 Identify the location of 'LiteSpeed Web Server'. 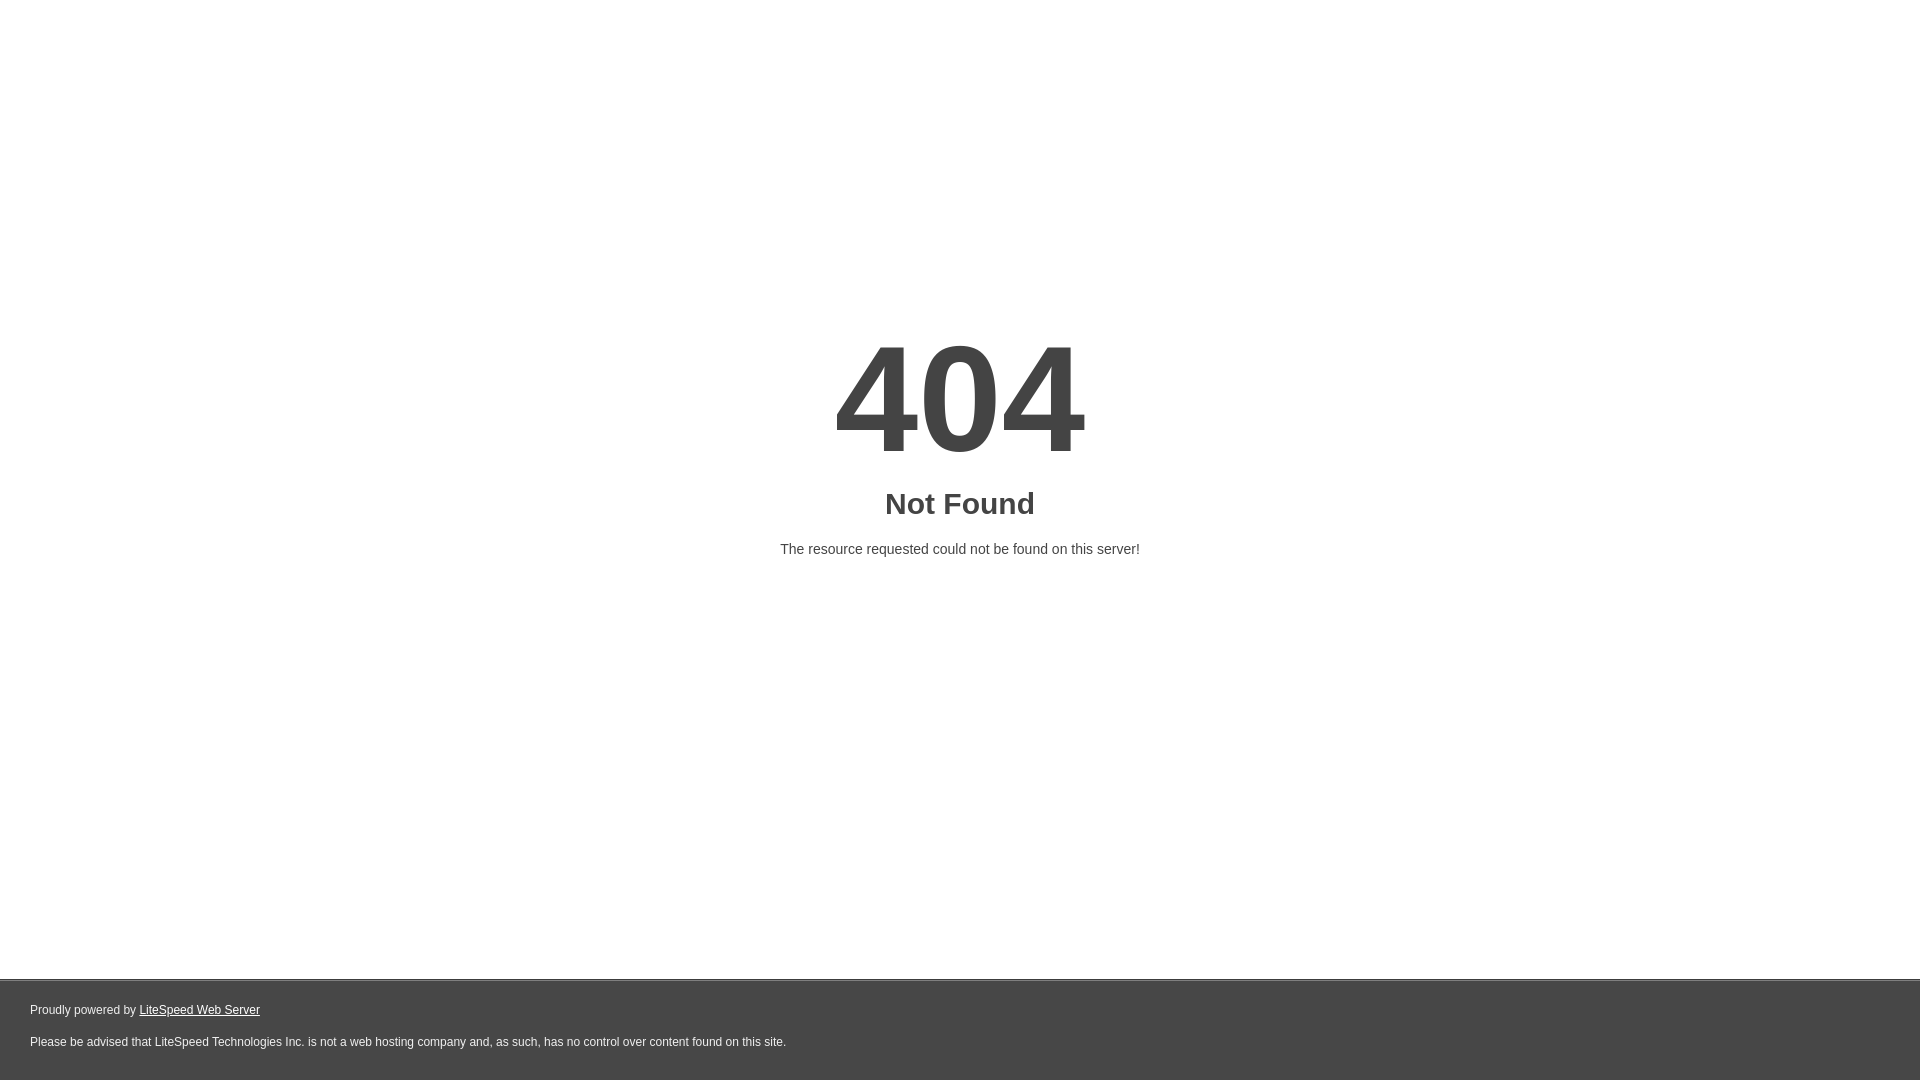
(199, 1010).